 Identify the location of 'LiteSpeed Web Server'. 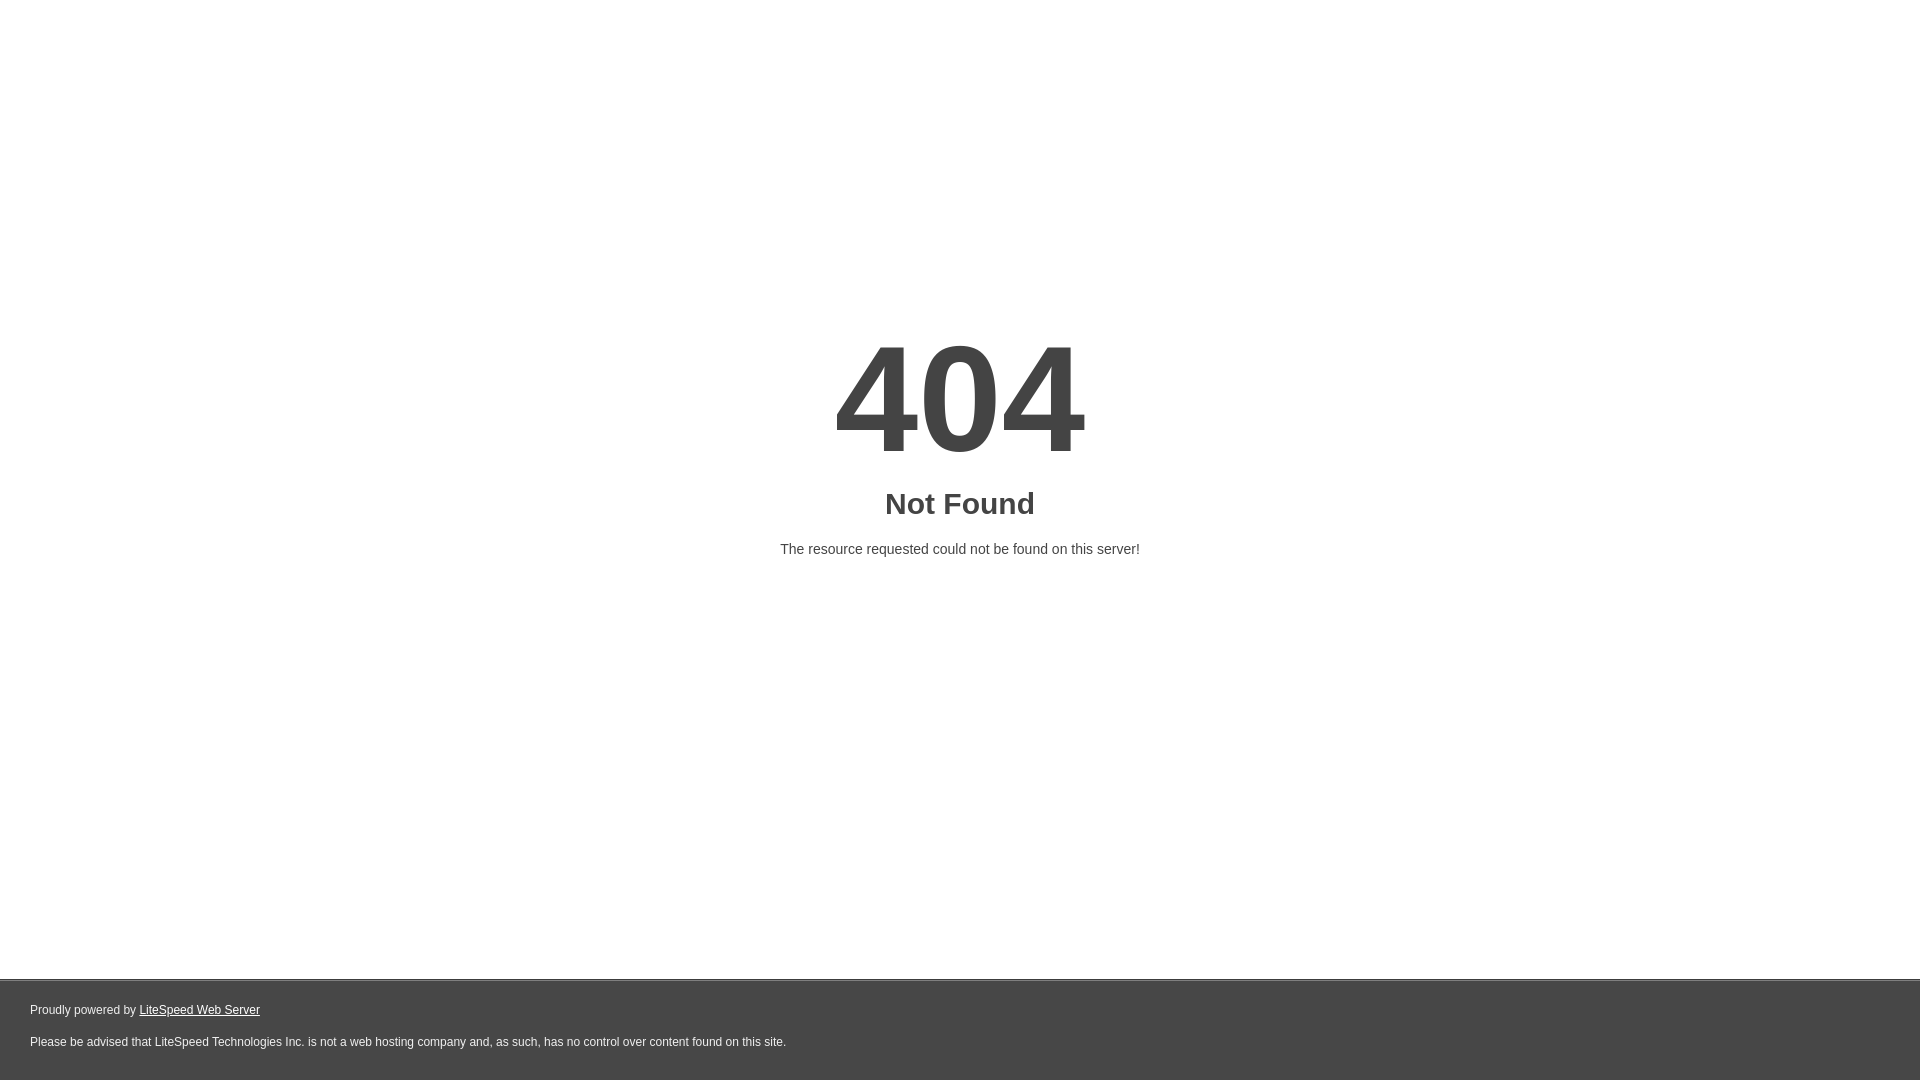
(199, 1010).